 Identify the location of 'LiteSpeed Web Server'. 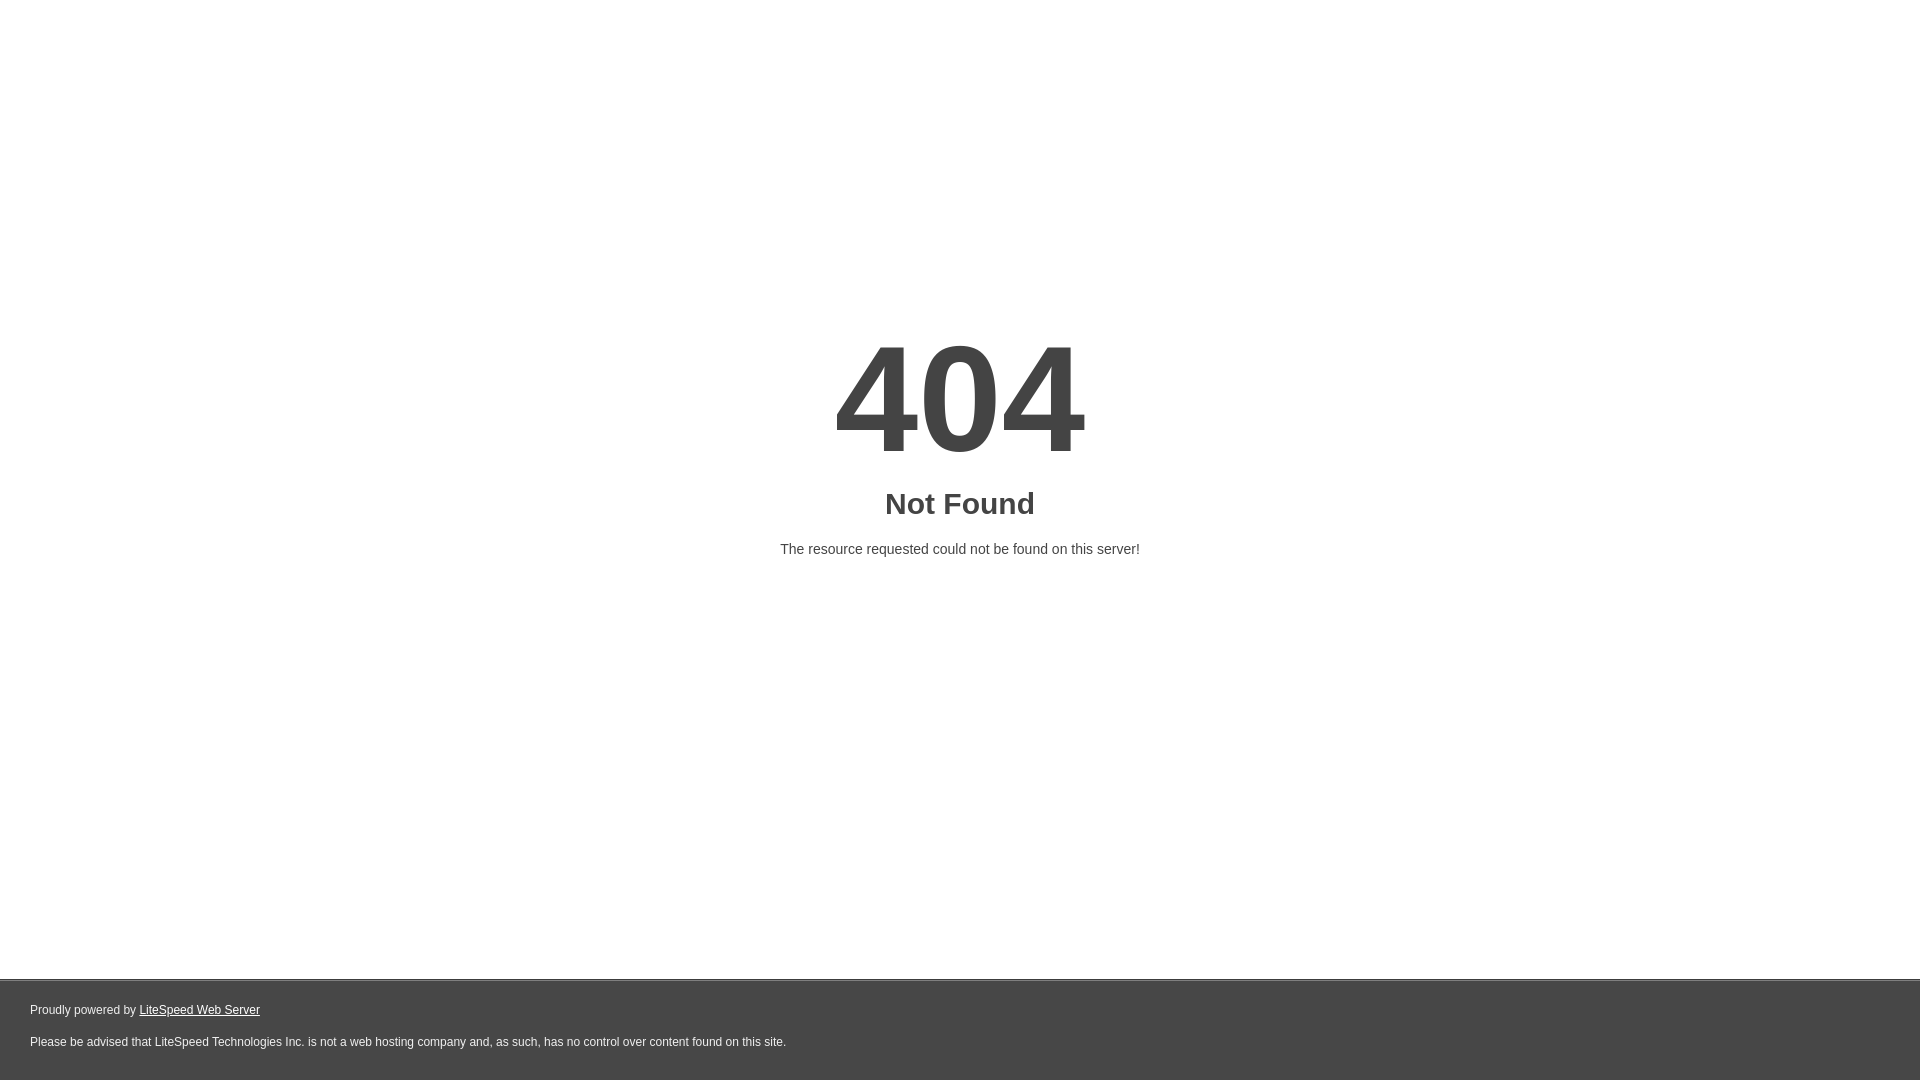
(199, 1010).